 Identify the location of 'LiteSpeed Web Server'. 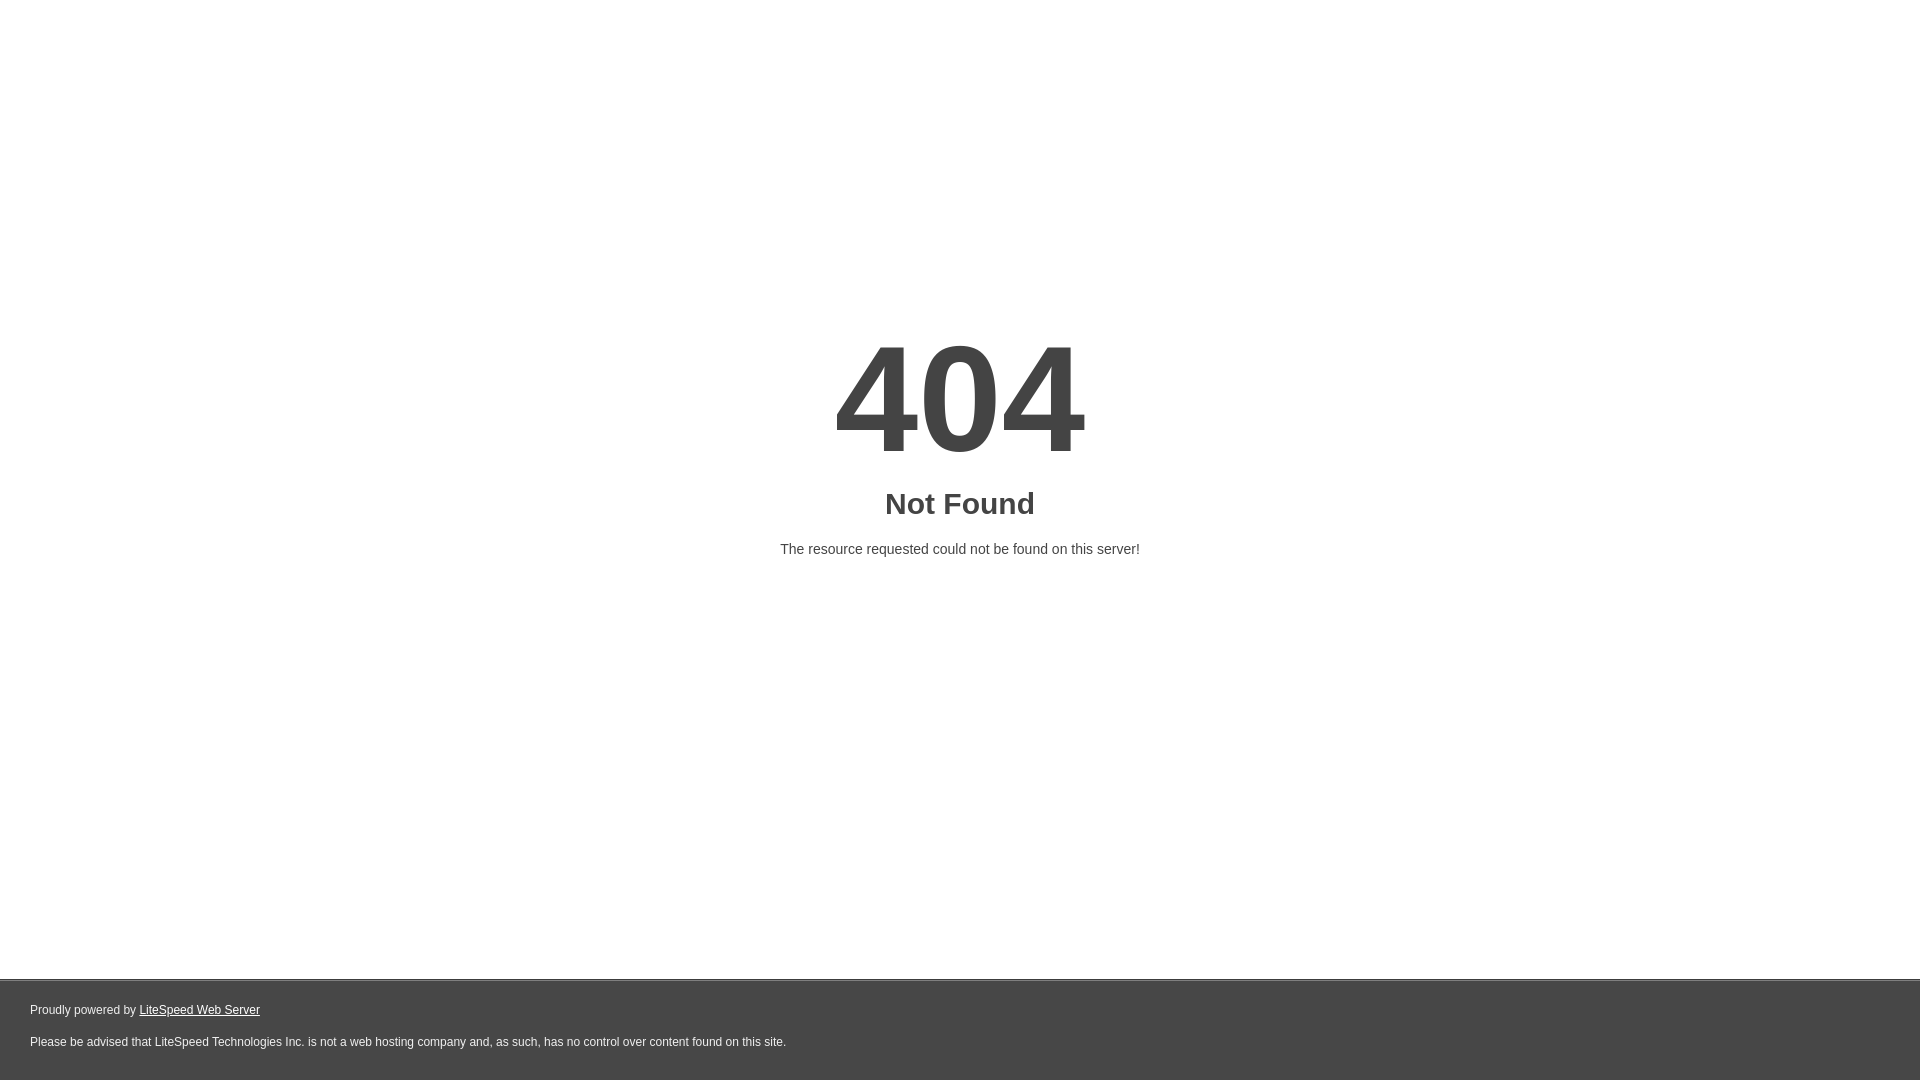
(199, 1010).